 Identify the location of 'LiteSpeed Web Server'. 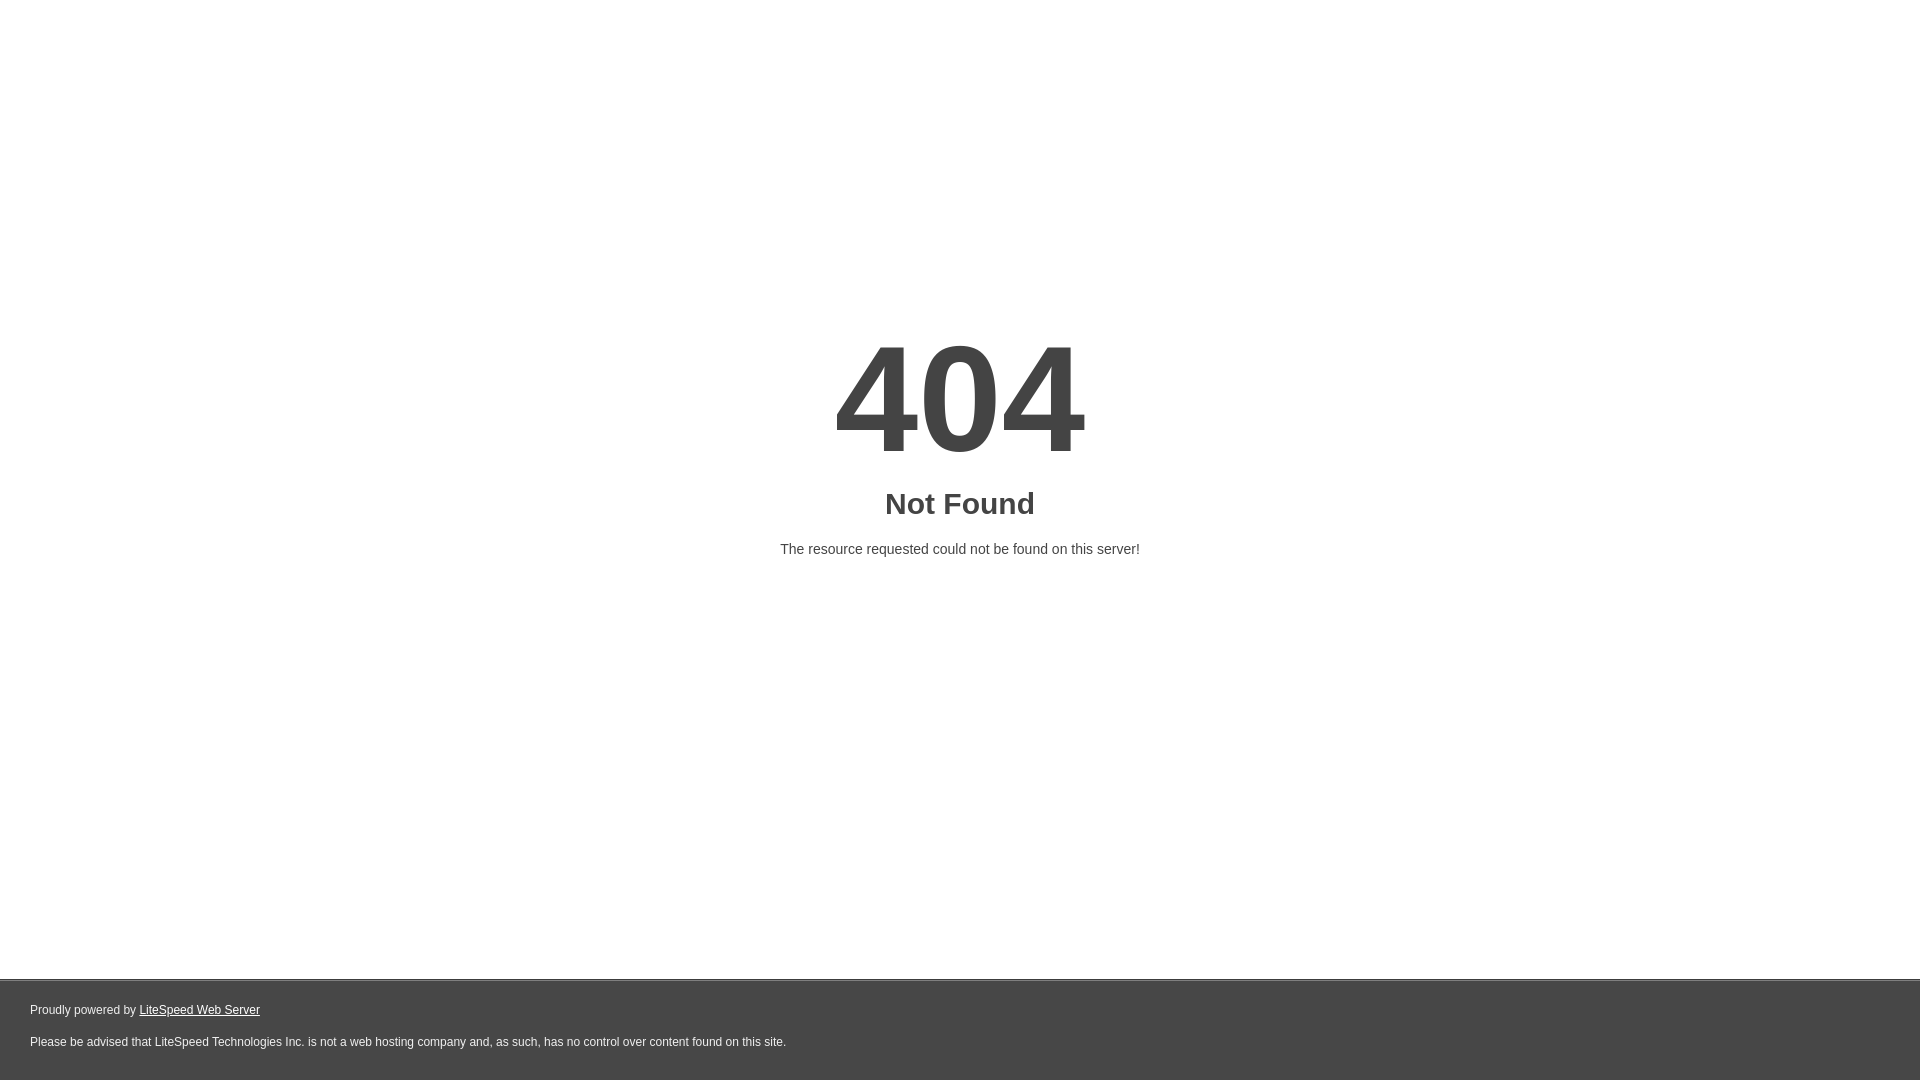
(199, 1010).